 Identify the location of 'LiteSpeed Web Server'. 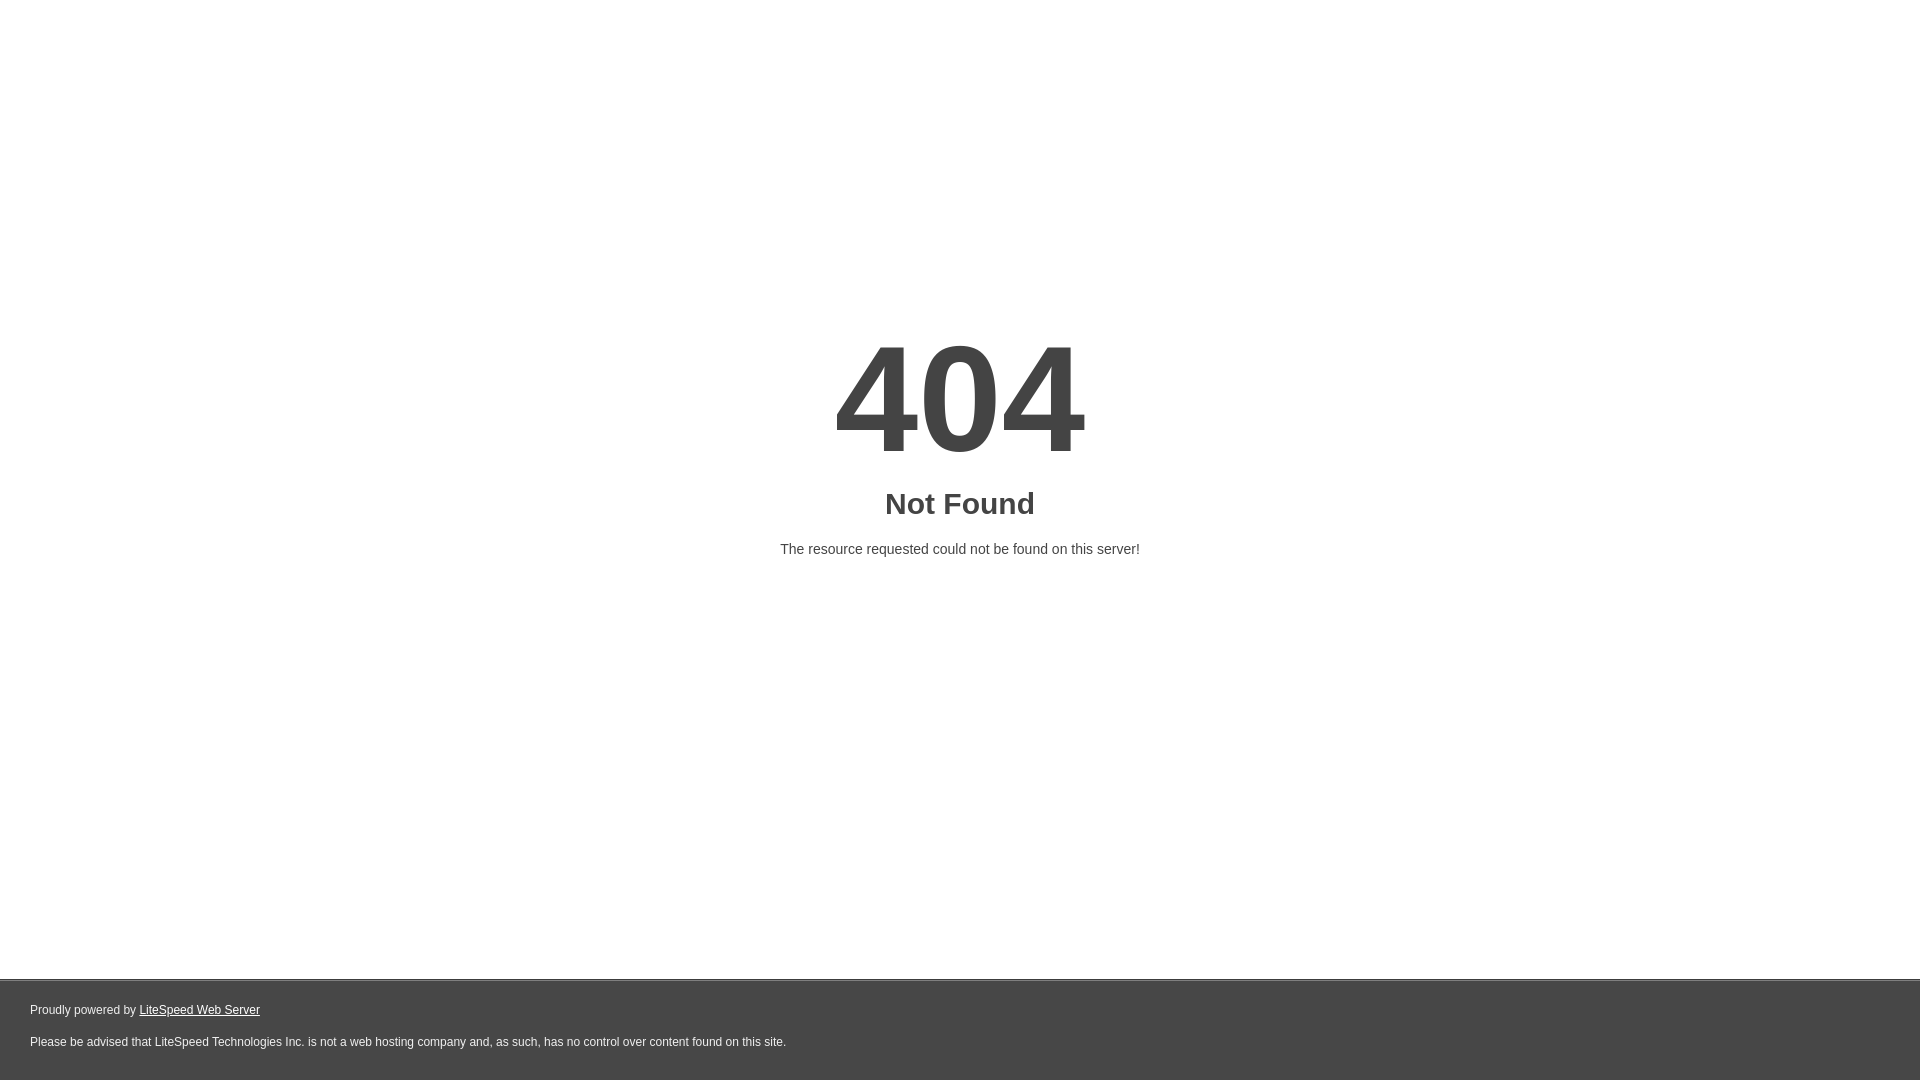
(199, 1010).